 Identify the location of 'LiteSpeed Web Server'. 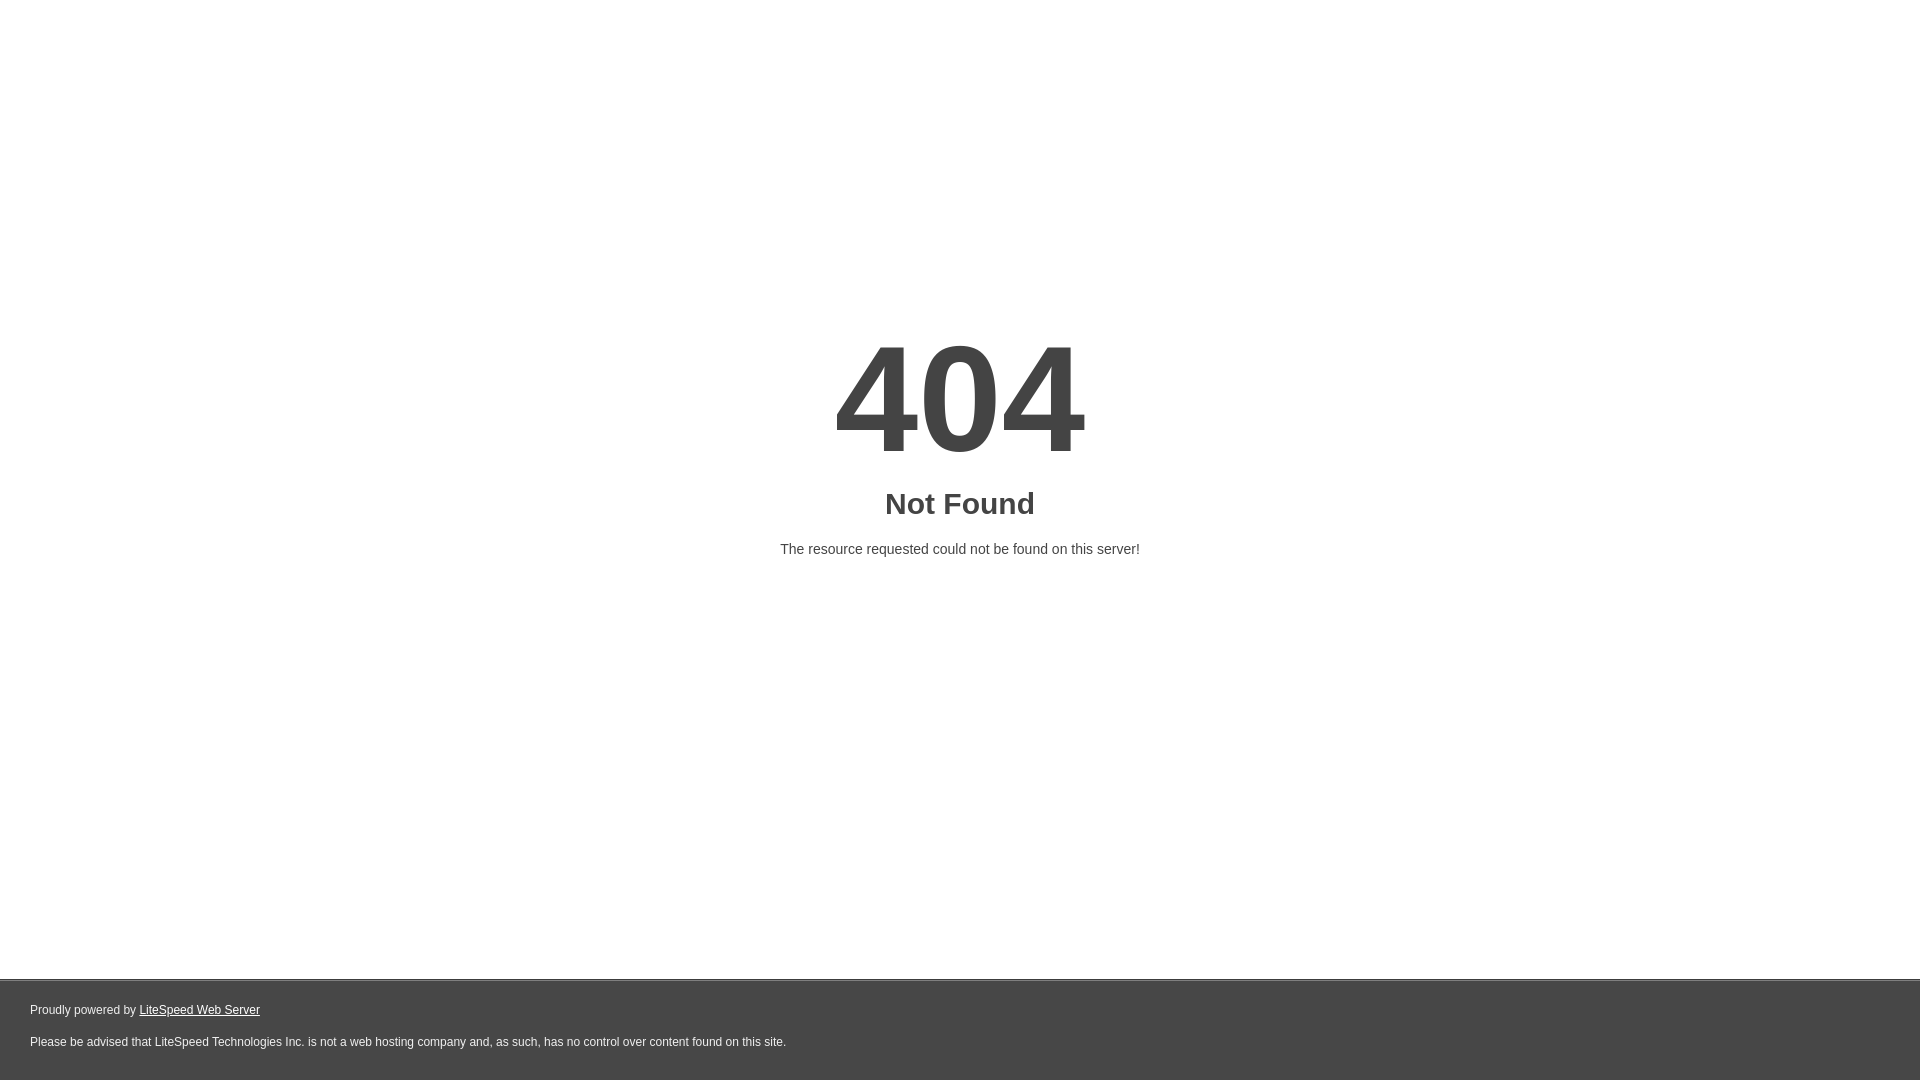
(199, 1010).